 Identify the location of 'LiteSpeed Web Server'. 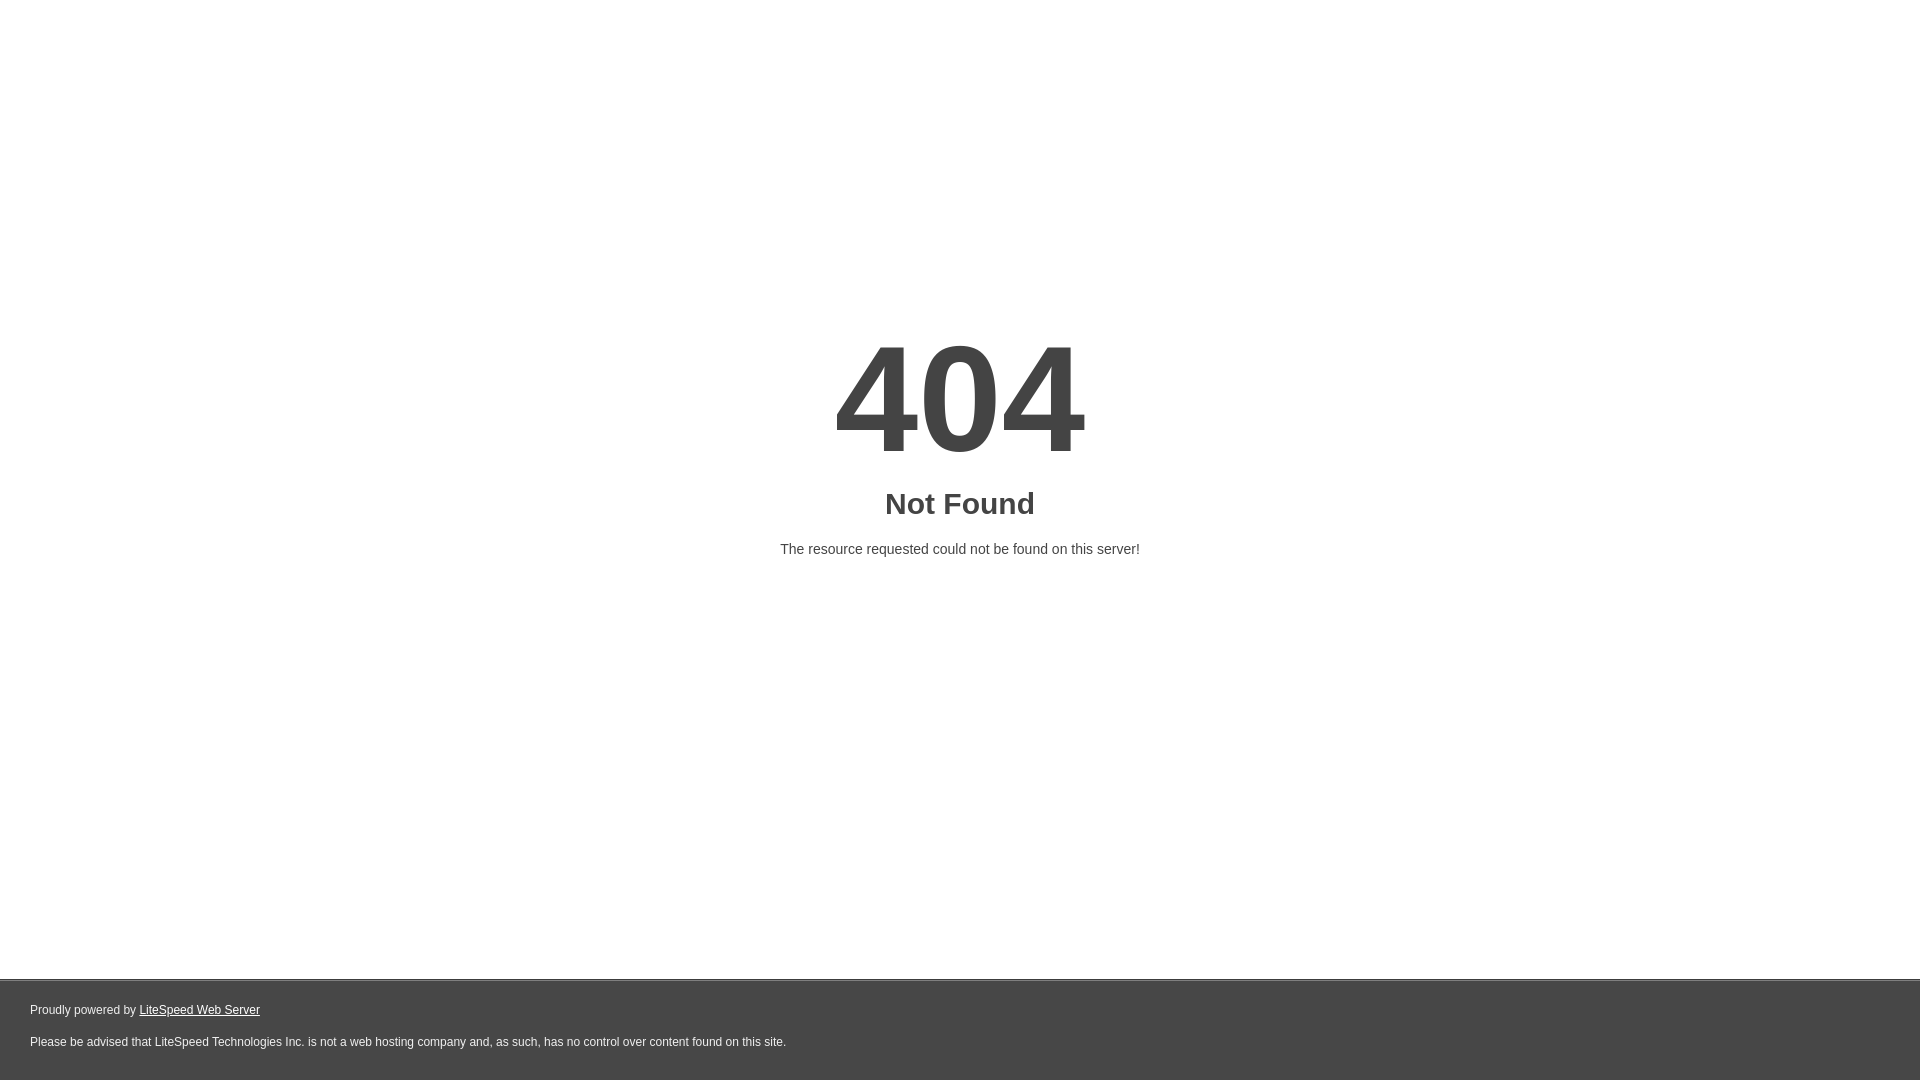
(199, 1010).